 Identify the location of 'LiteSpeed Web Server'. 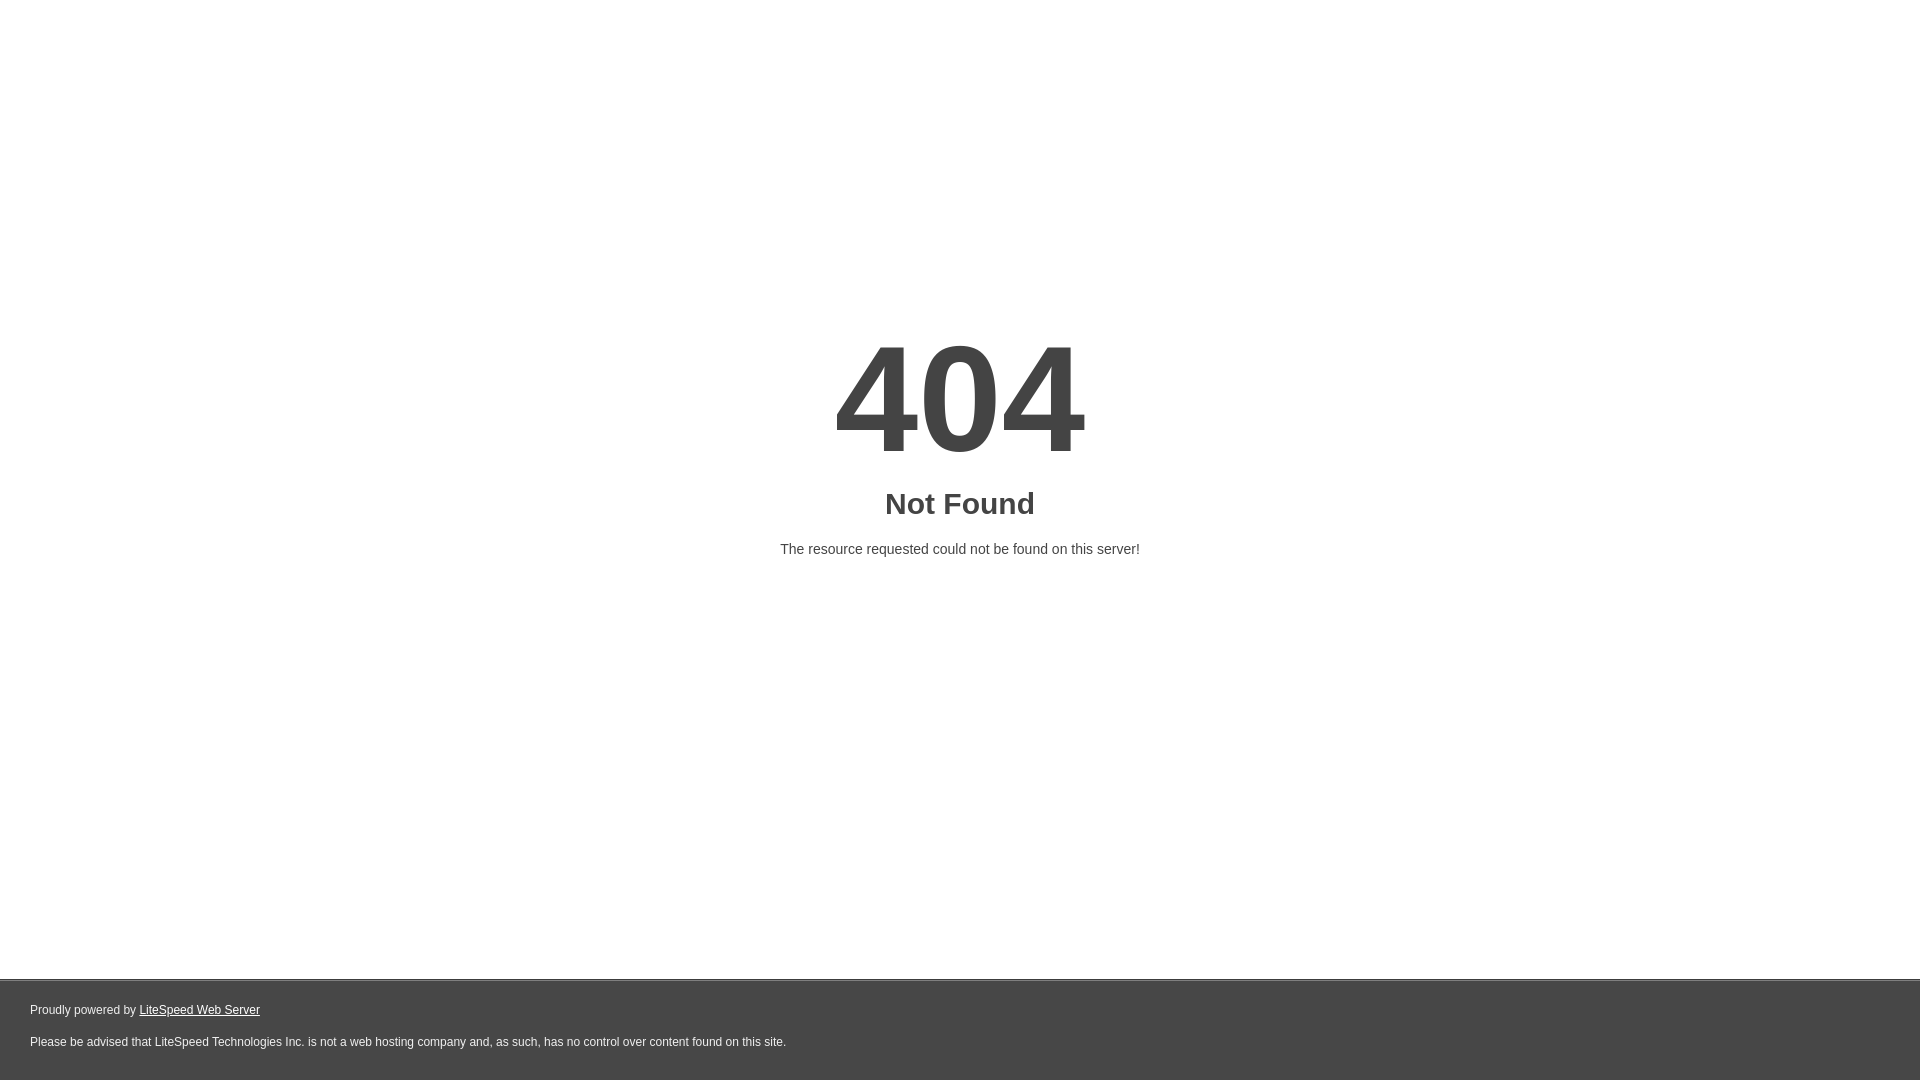
(199, 1010).